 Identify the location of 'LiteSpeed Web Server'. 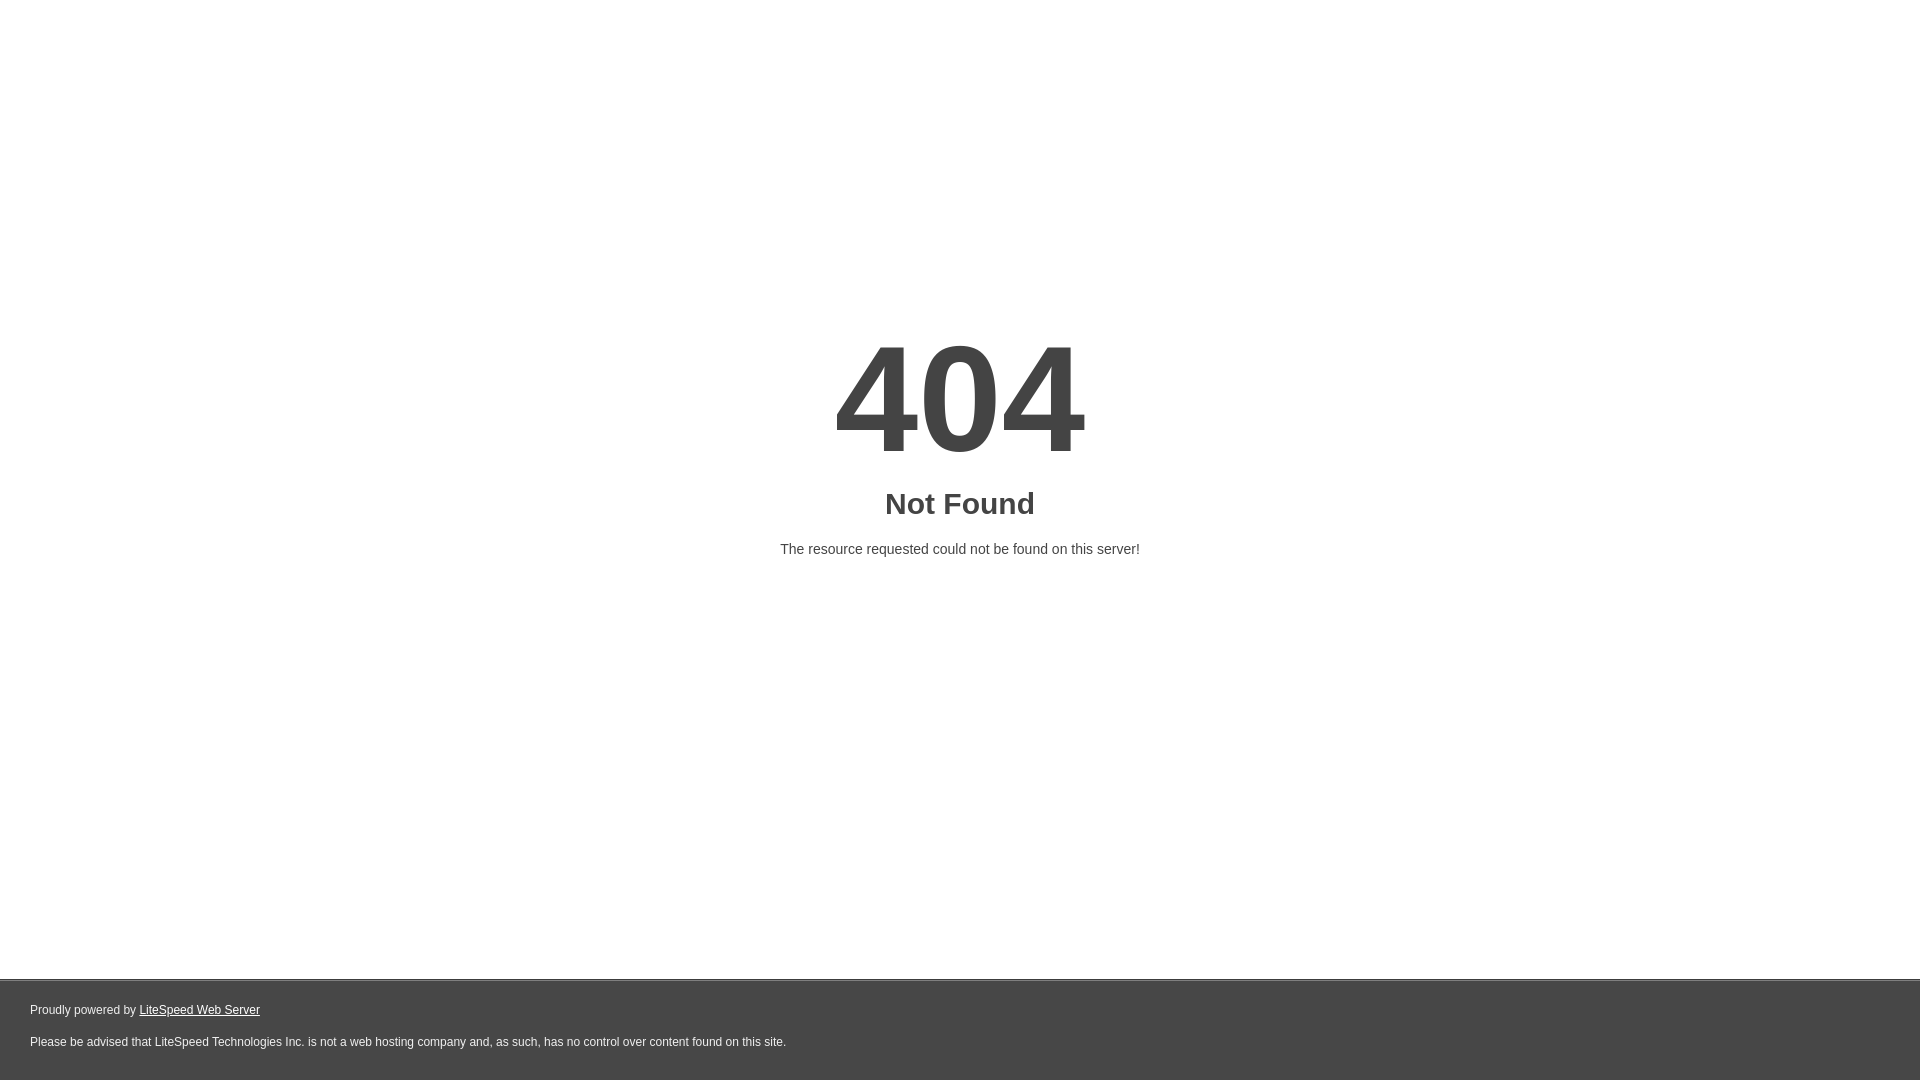
(199, 1010).